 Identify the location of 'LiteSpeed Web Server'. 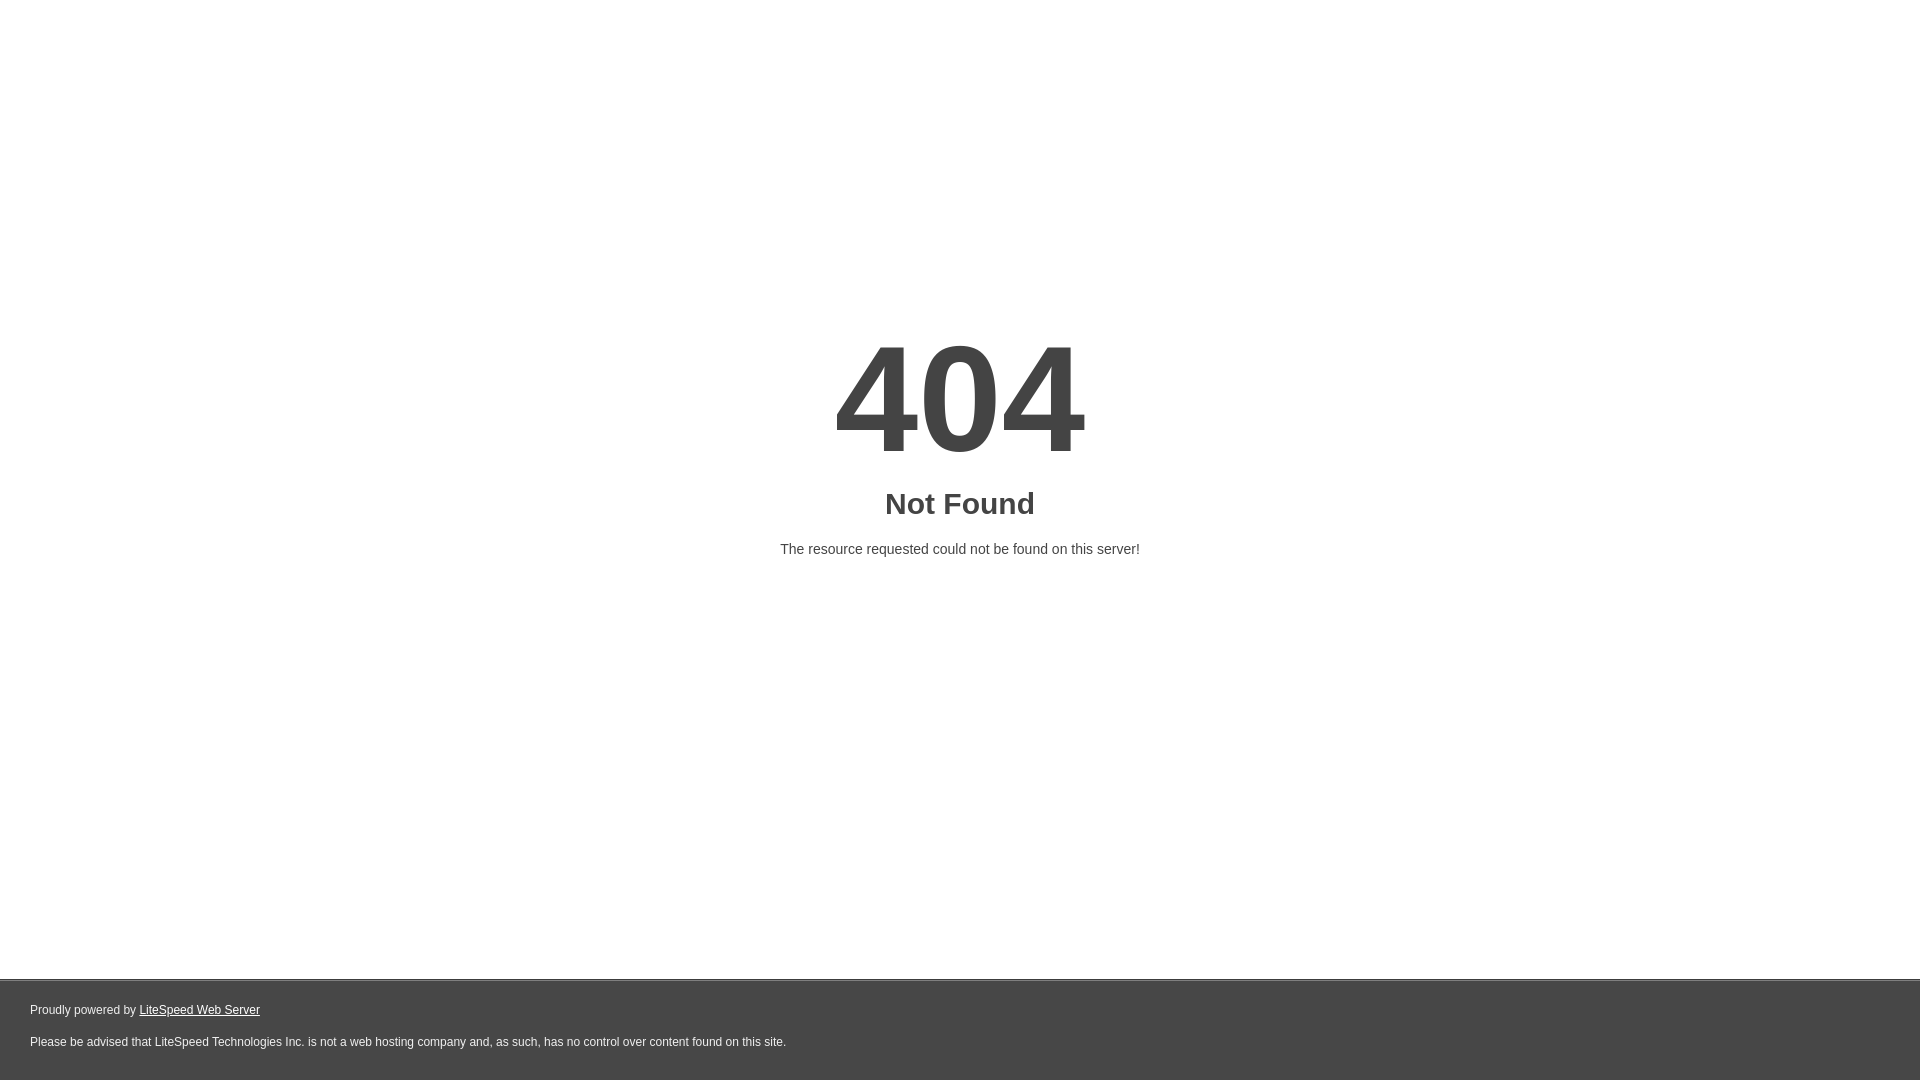
(199, 1010).